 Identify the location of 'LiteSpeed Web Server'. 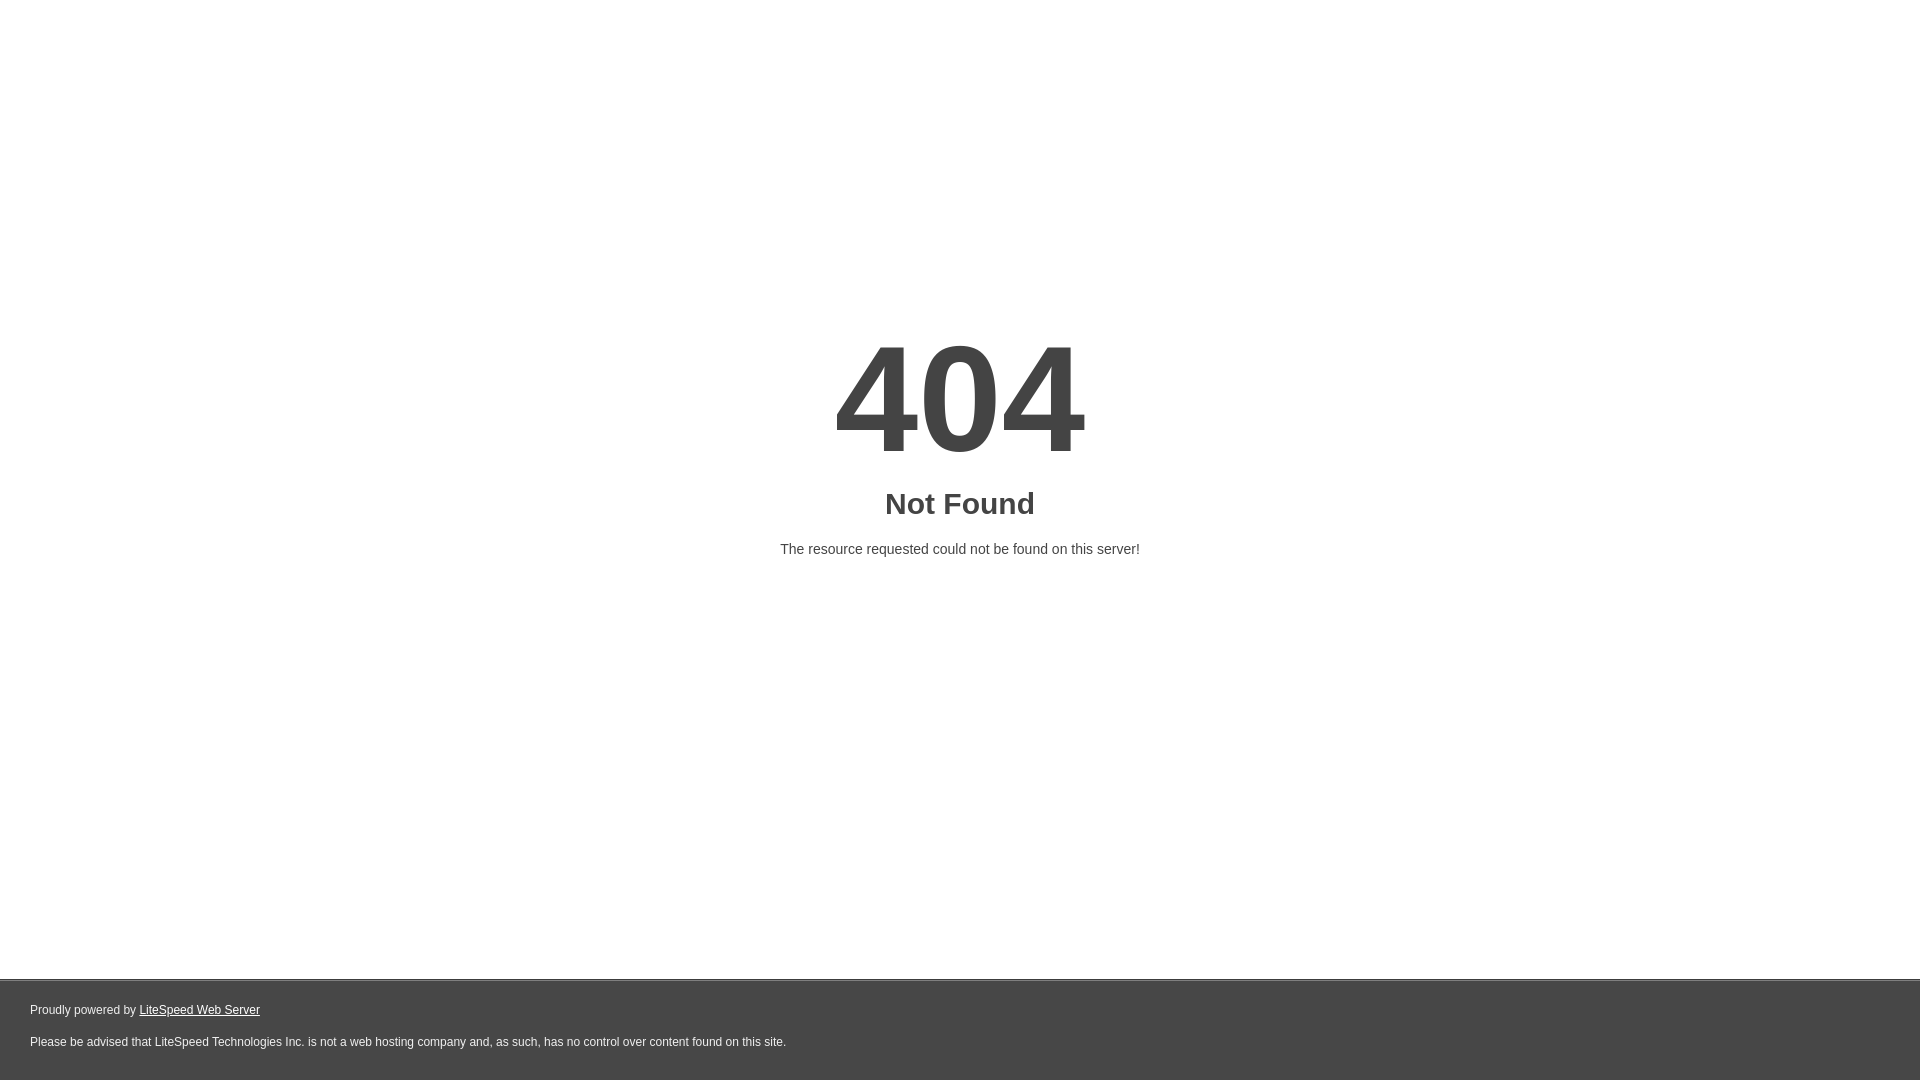
(199, 1010).